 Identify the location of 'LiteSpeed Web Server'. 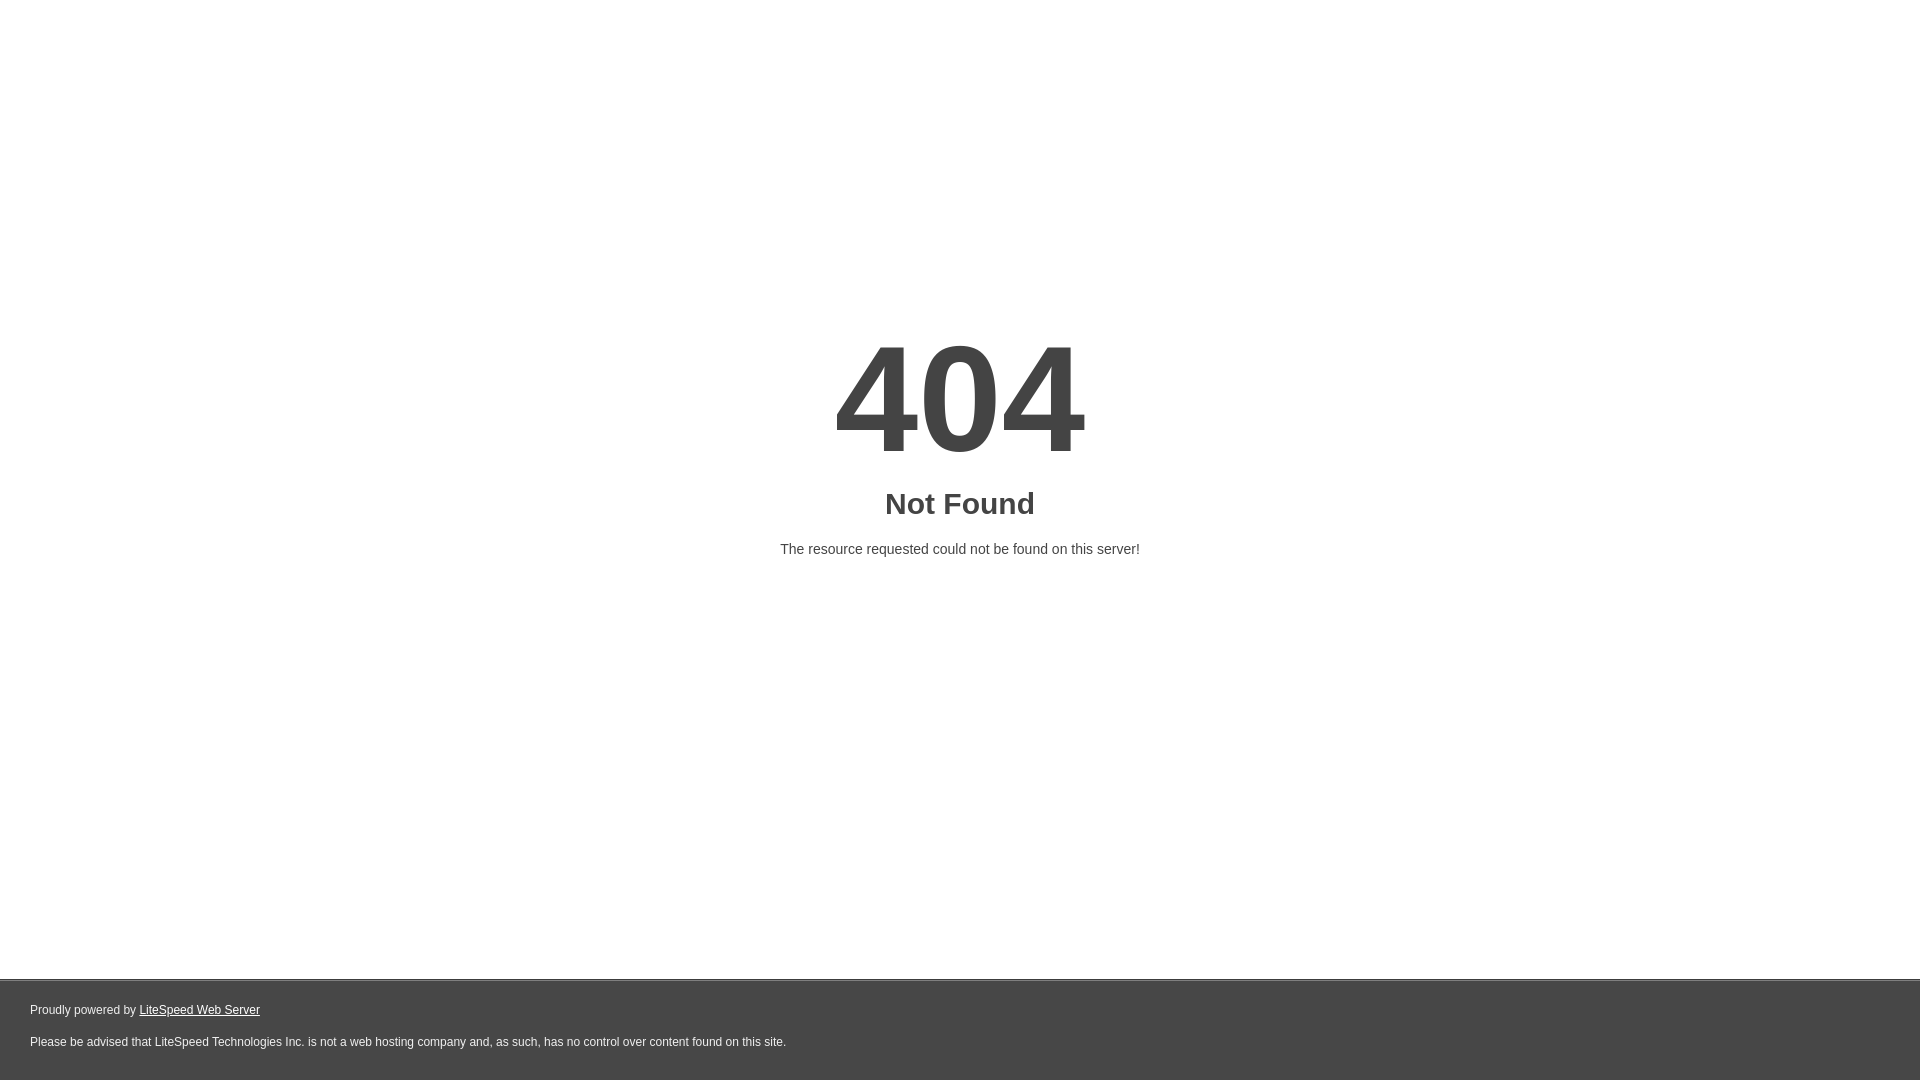
(199, 1010).